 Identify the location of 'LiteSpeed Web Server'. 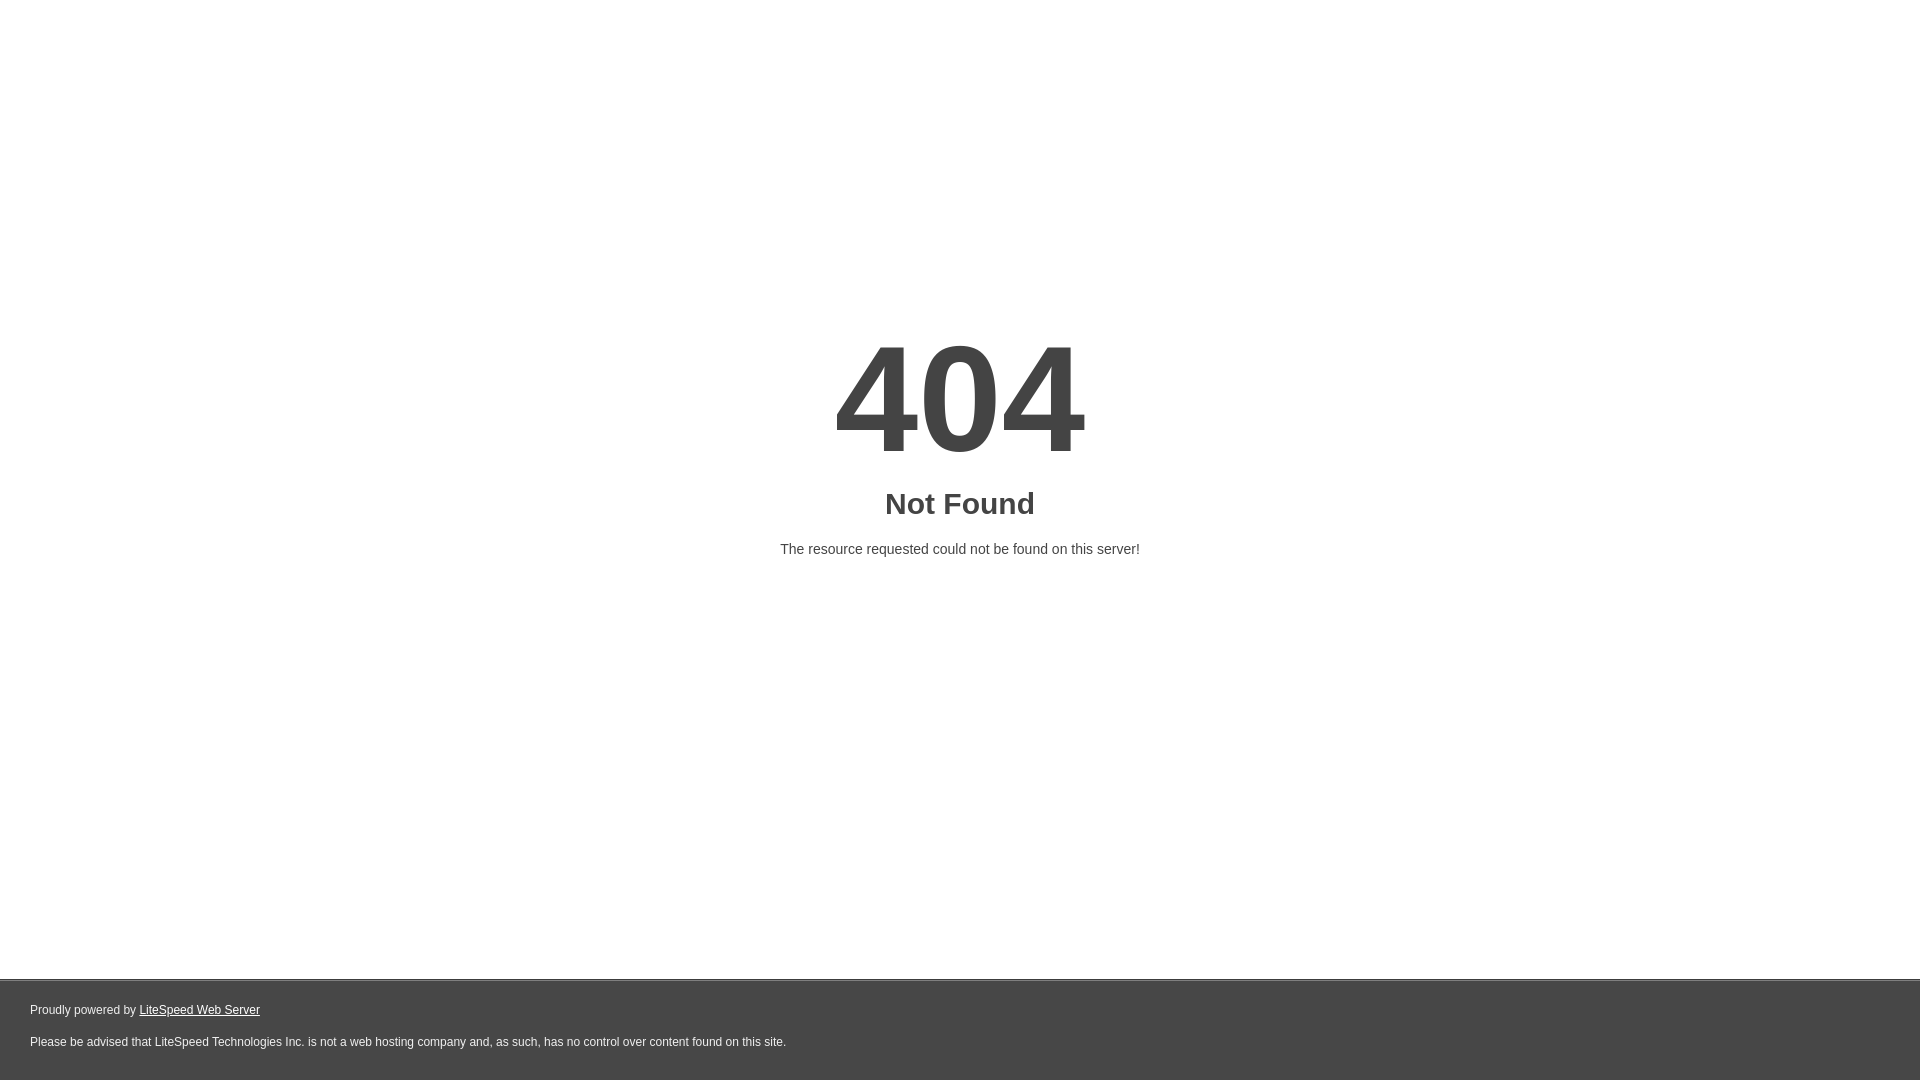
(199, 1010).